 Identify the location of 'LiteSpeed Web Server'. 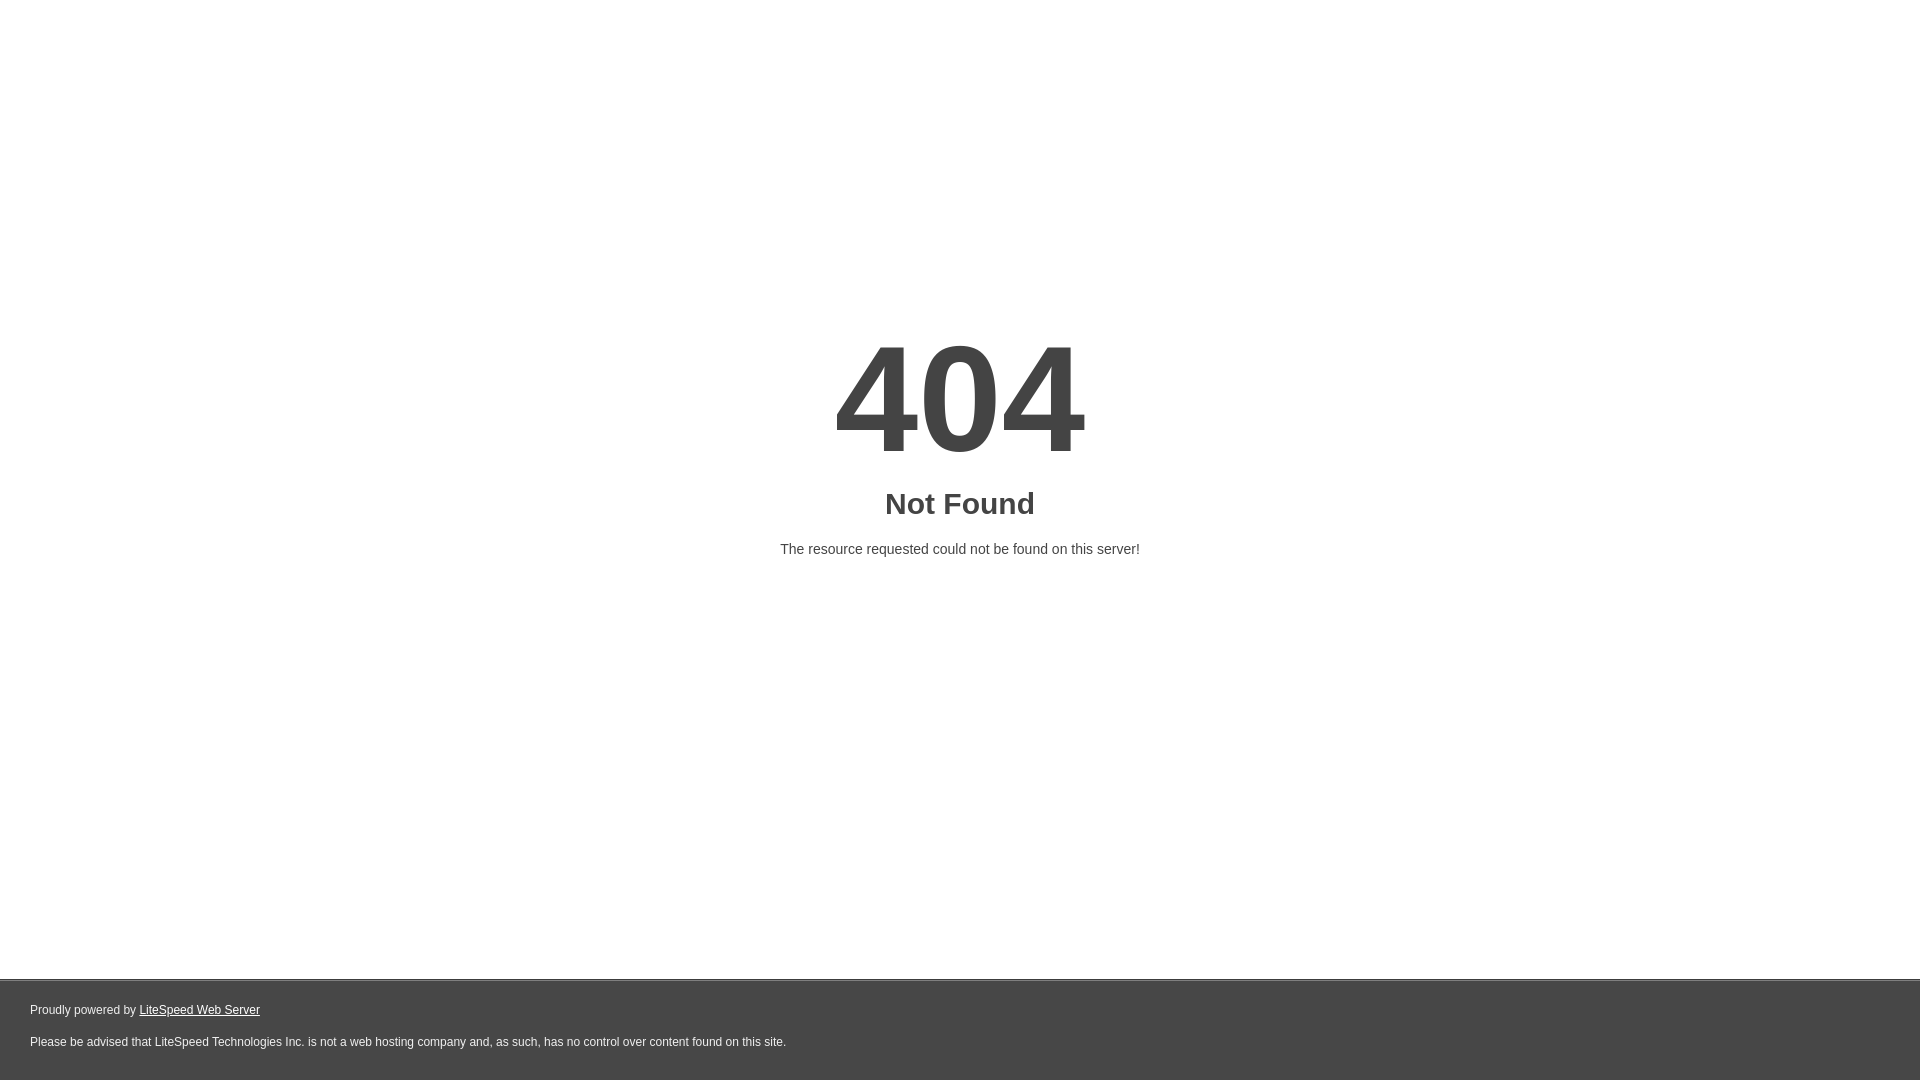
(199, 1010).